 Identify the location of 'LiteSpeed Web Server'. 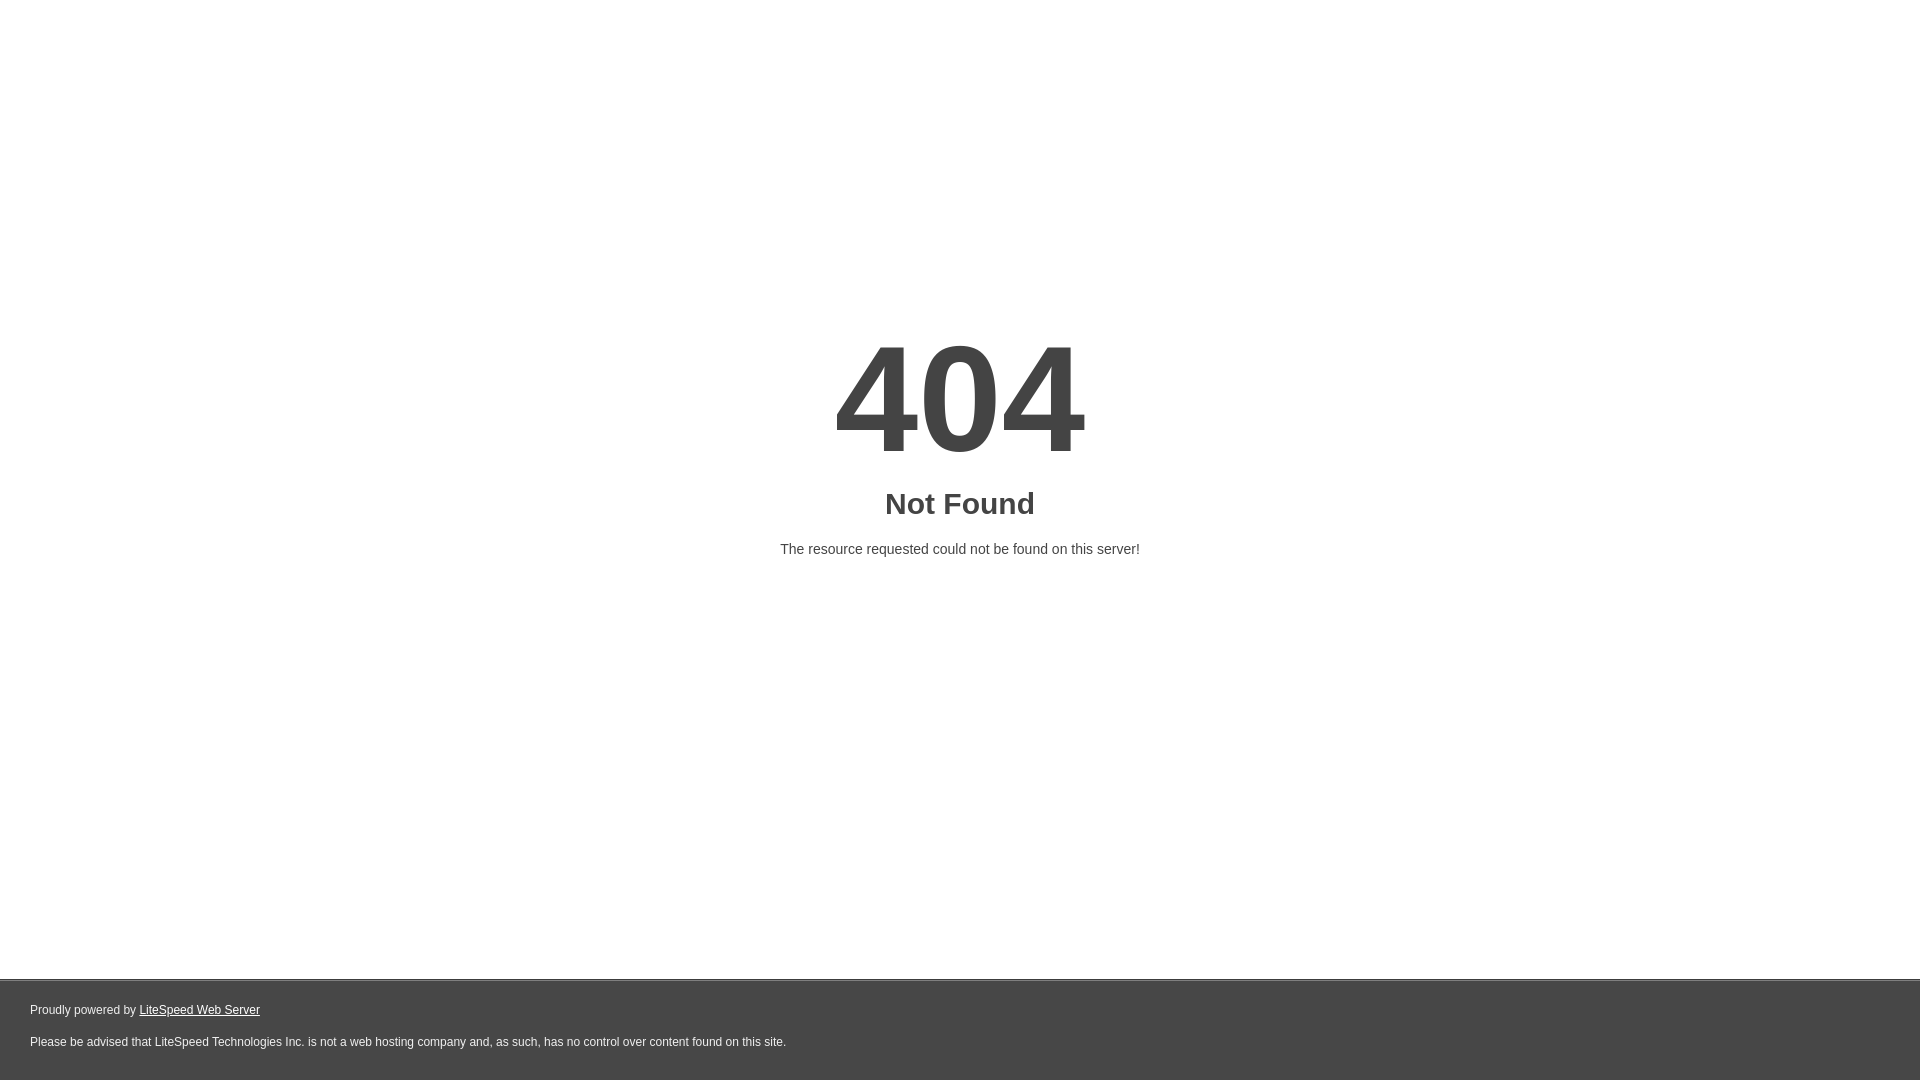
(199, 1010).